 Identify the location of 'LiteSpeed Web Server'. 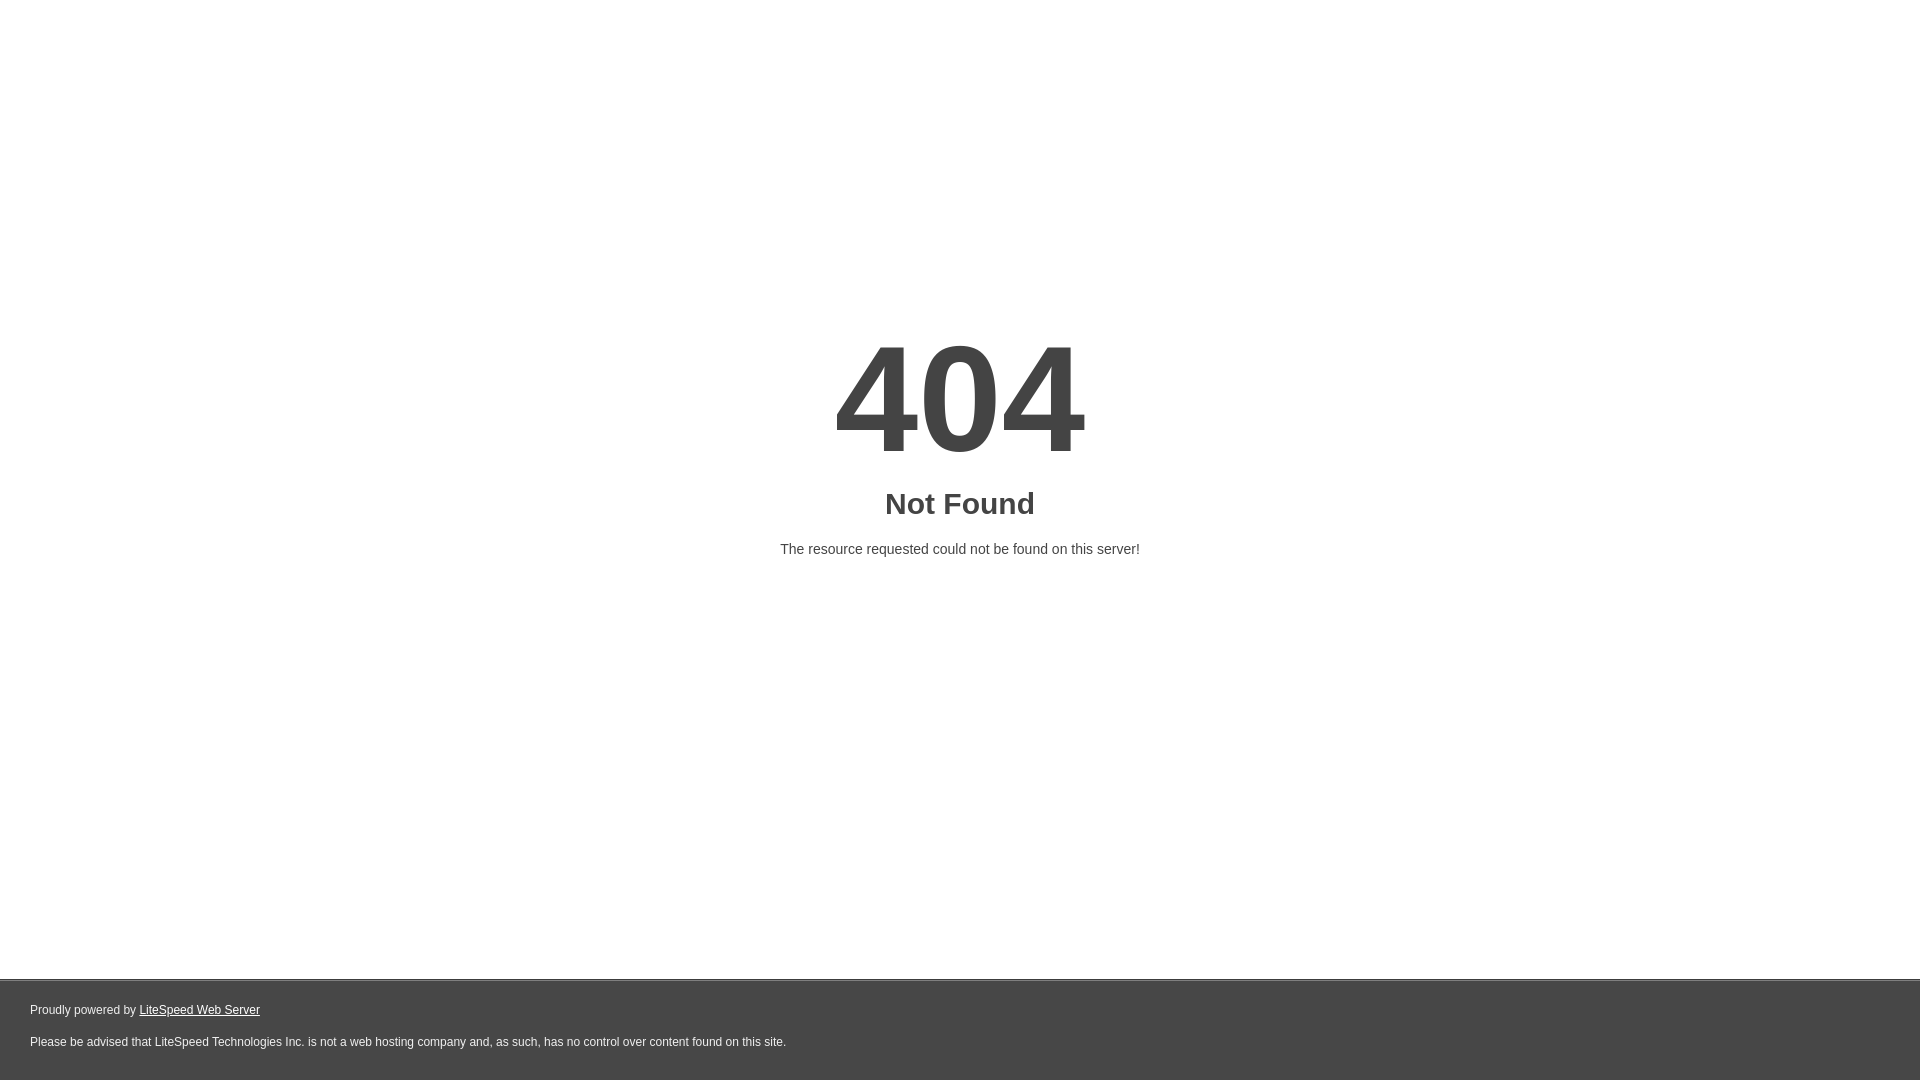
(199, 1010).